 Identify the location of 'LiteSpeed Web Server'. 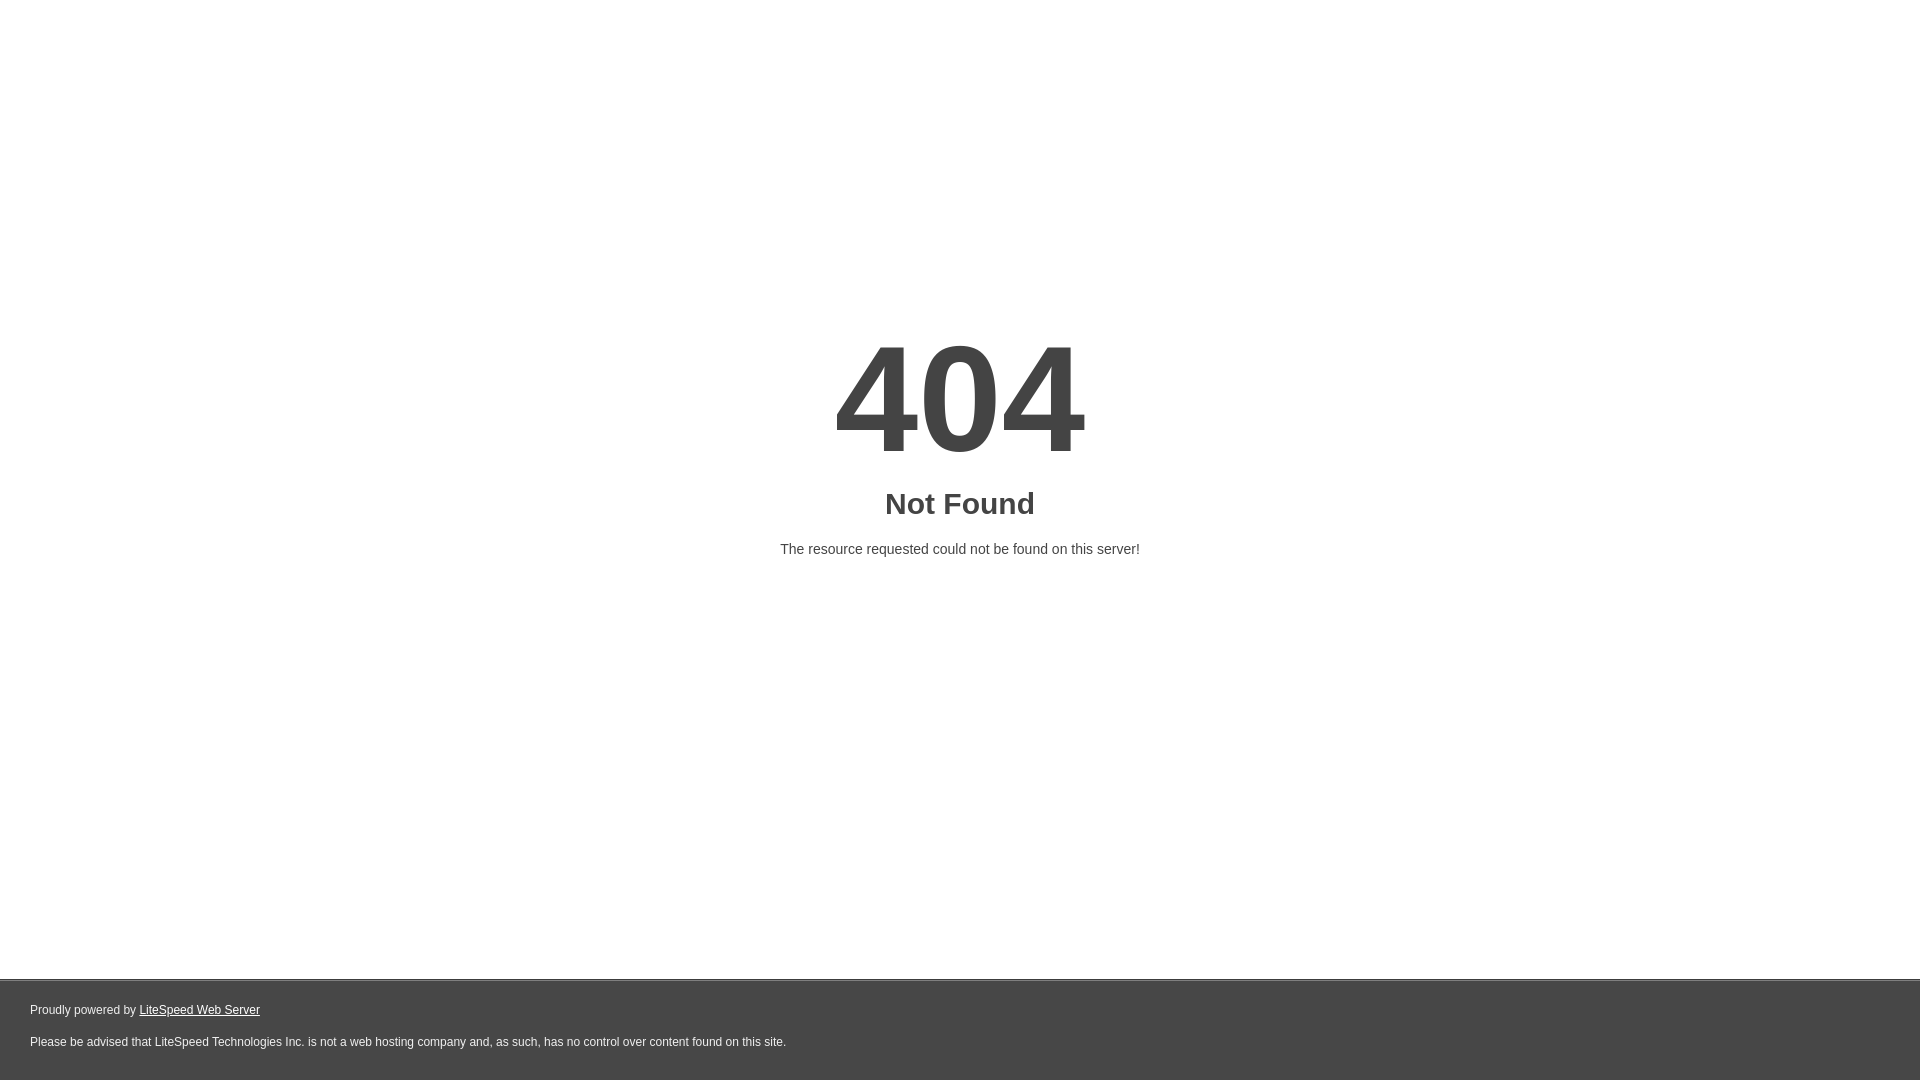
(199, 1010).